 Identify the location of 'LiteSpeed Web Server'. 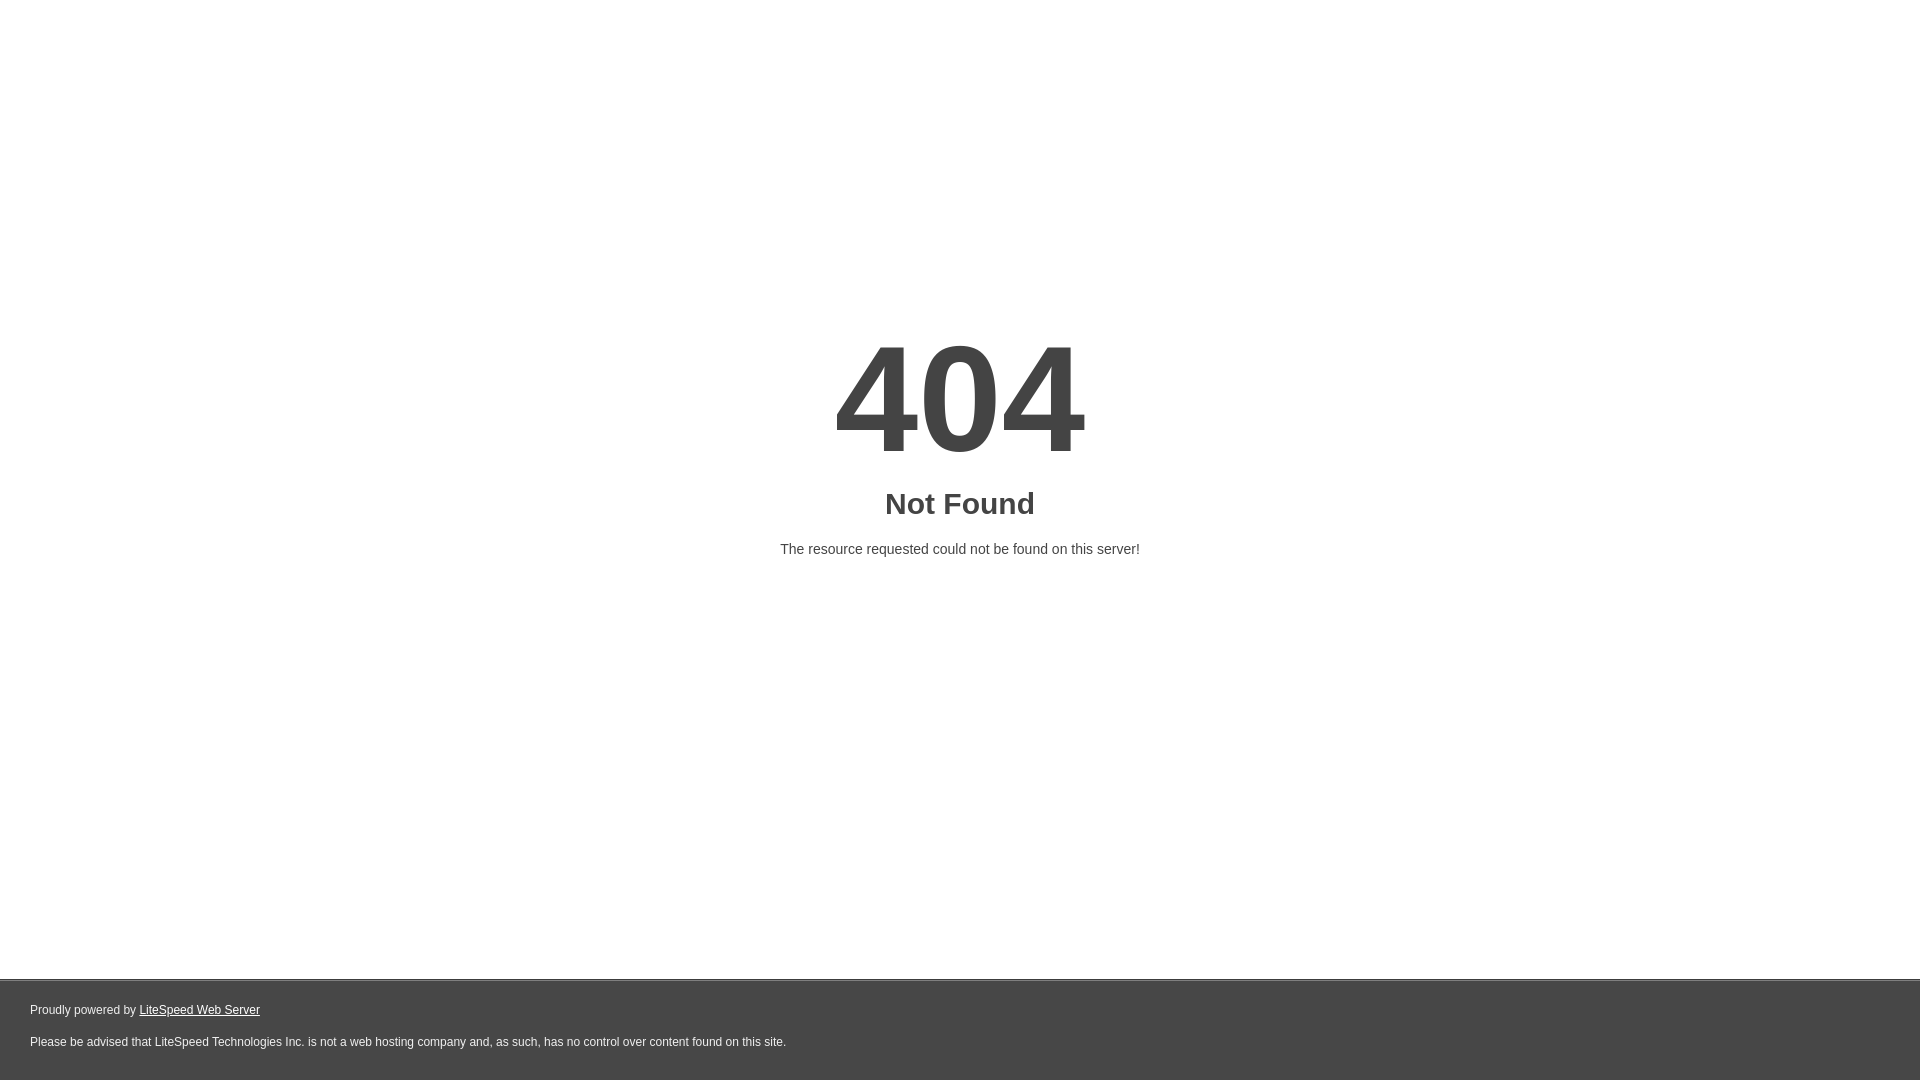
(199, 1010).